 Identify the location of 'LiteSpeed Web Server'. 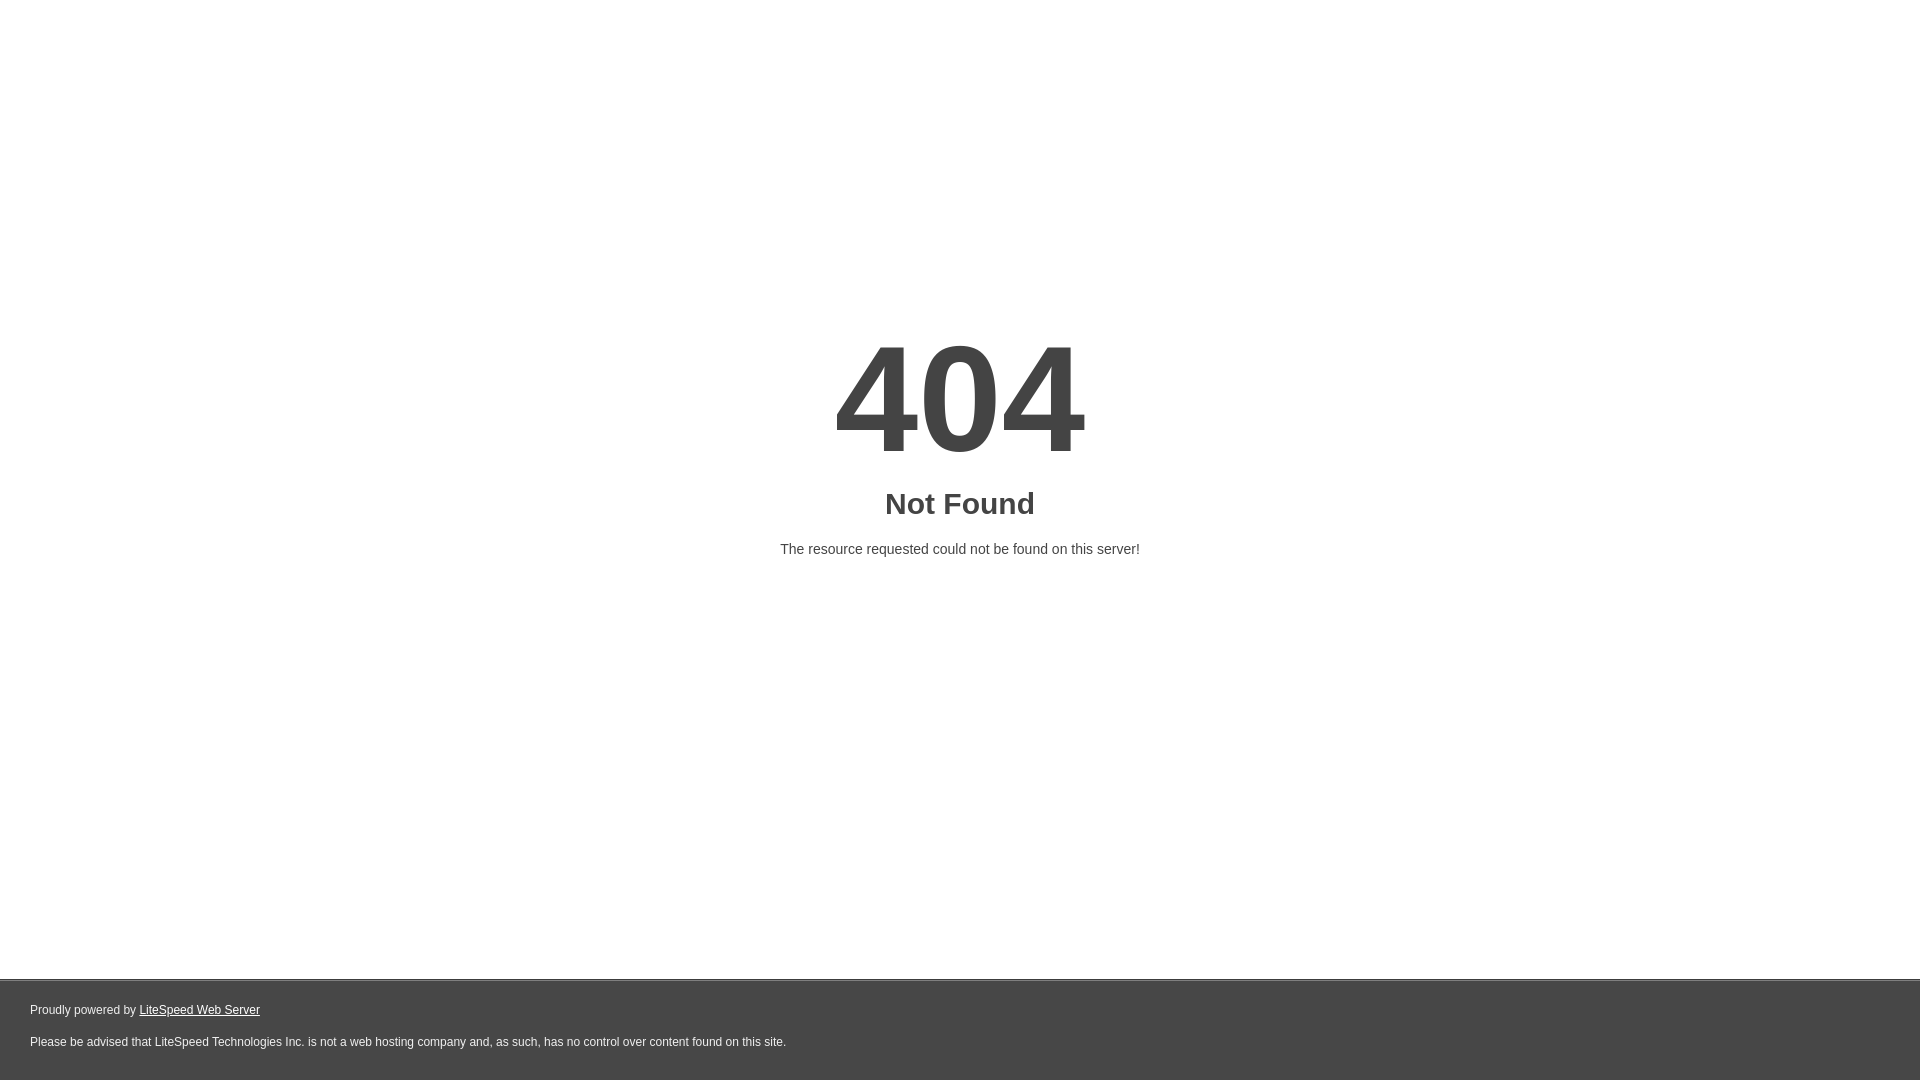
(199, 1010).